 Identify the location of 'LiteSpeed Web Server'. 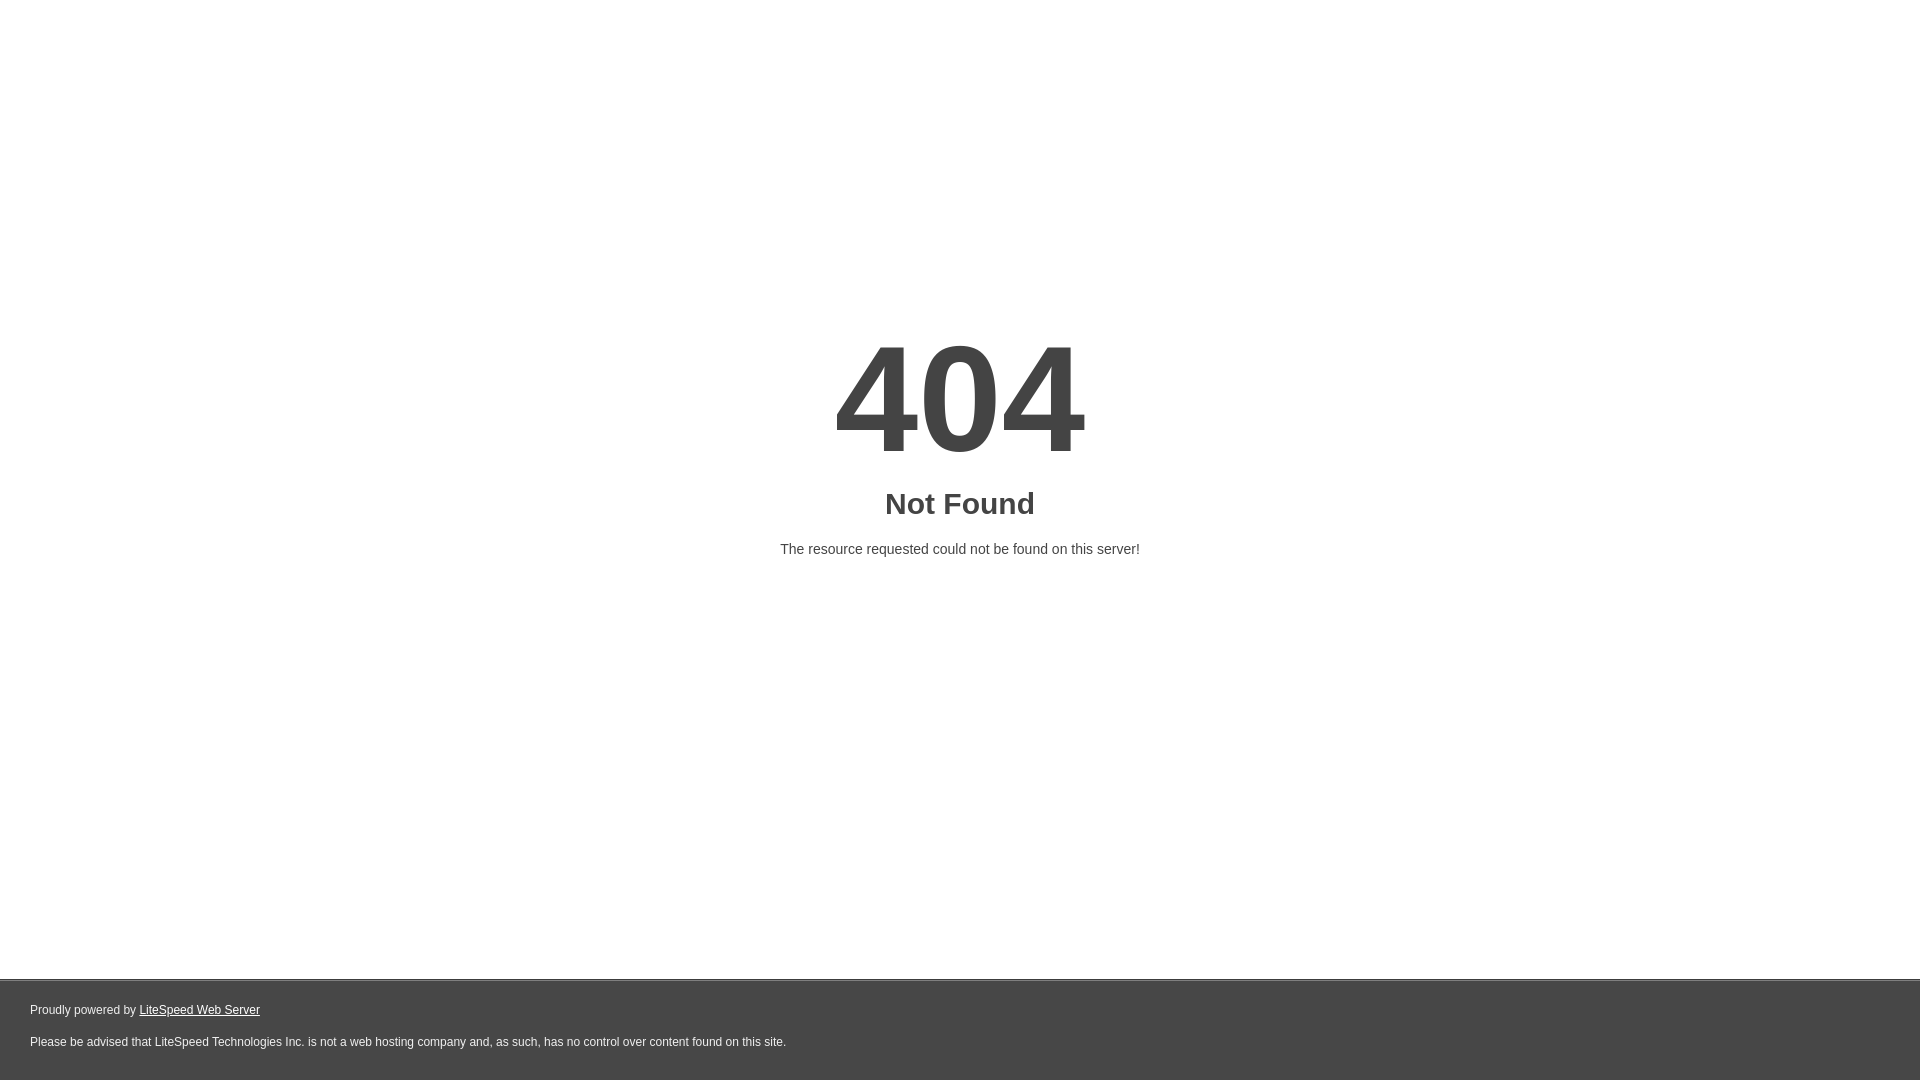
(199, 1010).